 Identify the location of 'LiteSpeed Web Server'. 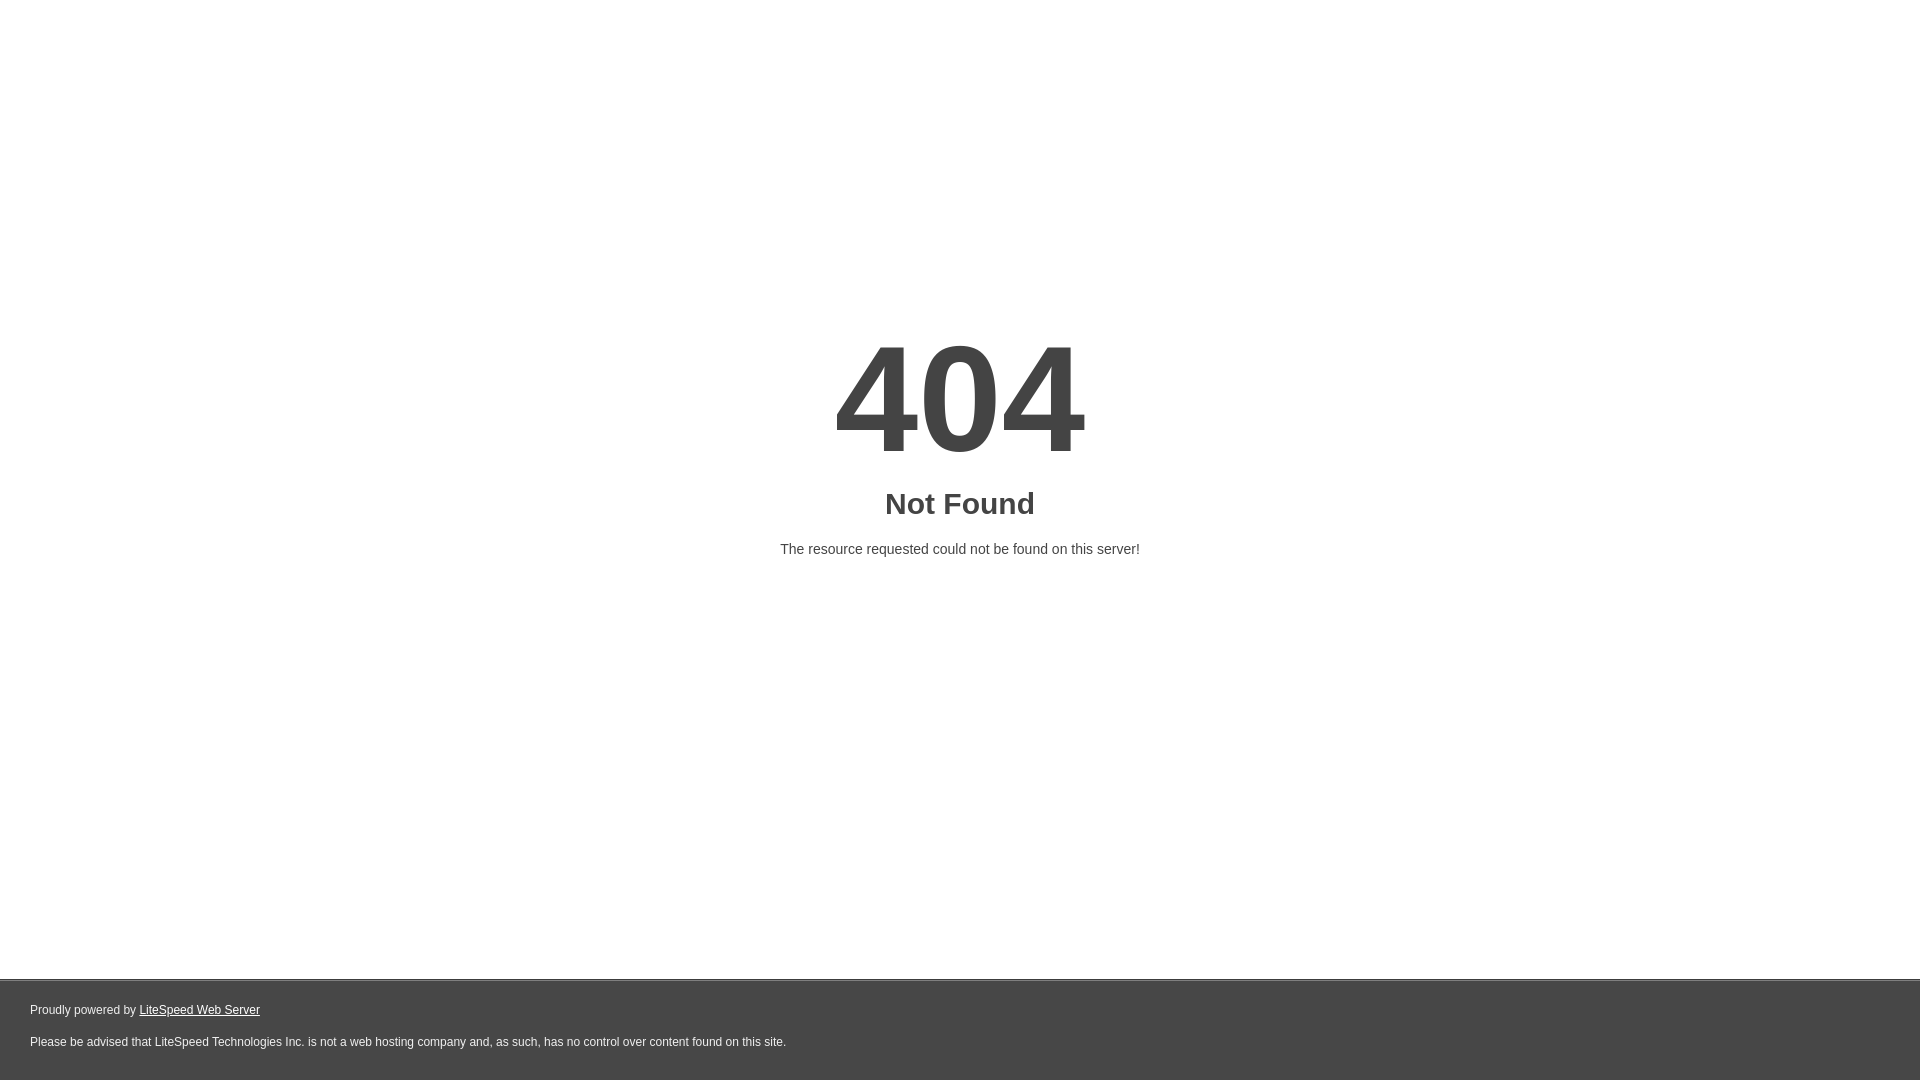
(199, 1010).